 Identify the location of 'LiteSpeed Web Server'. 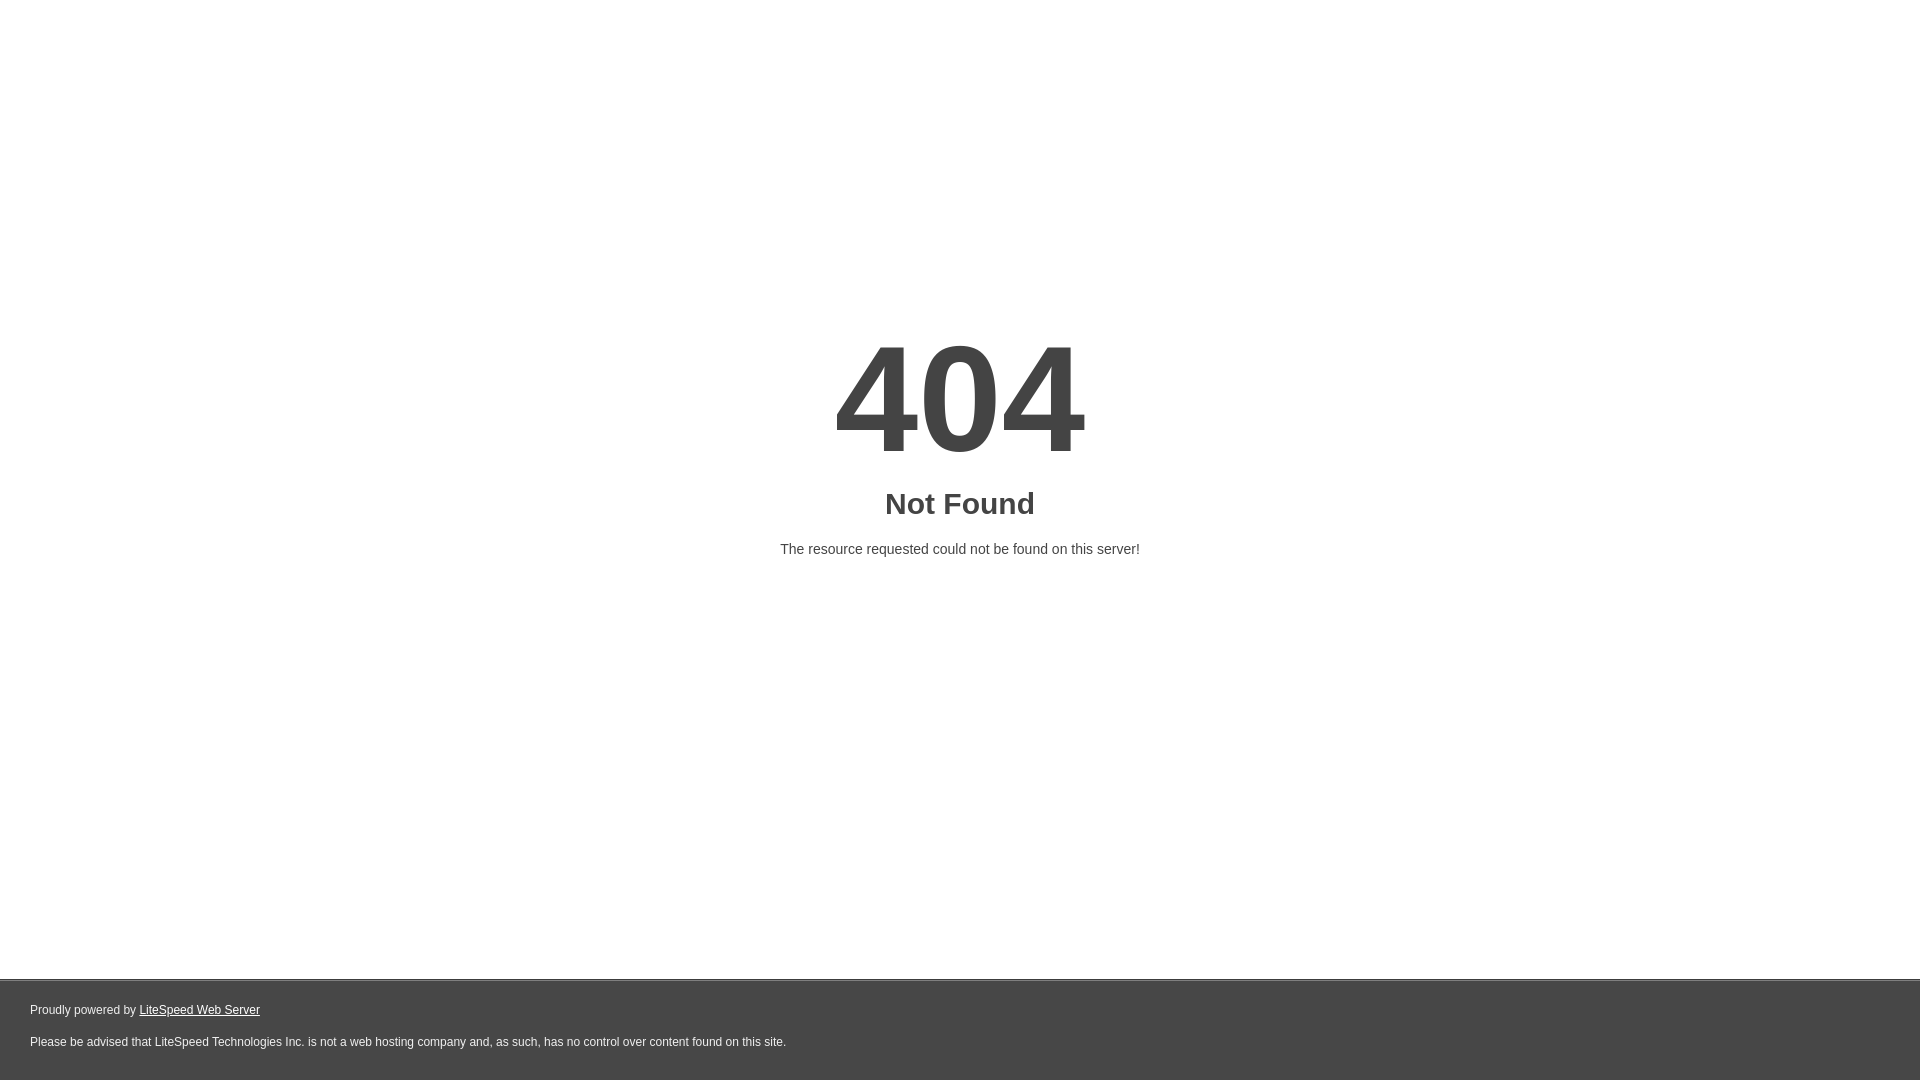
(199, 1010).